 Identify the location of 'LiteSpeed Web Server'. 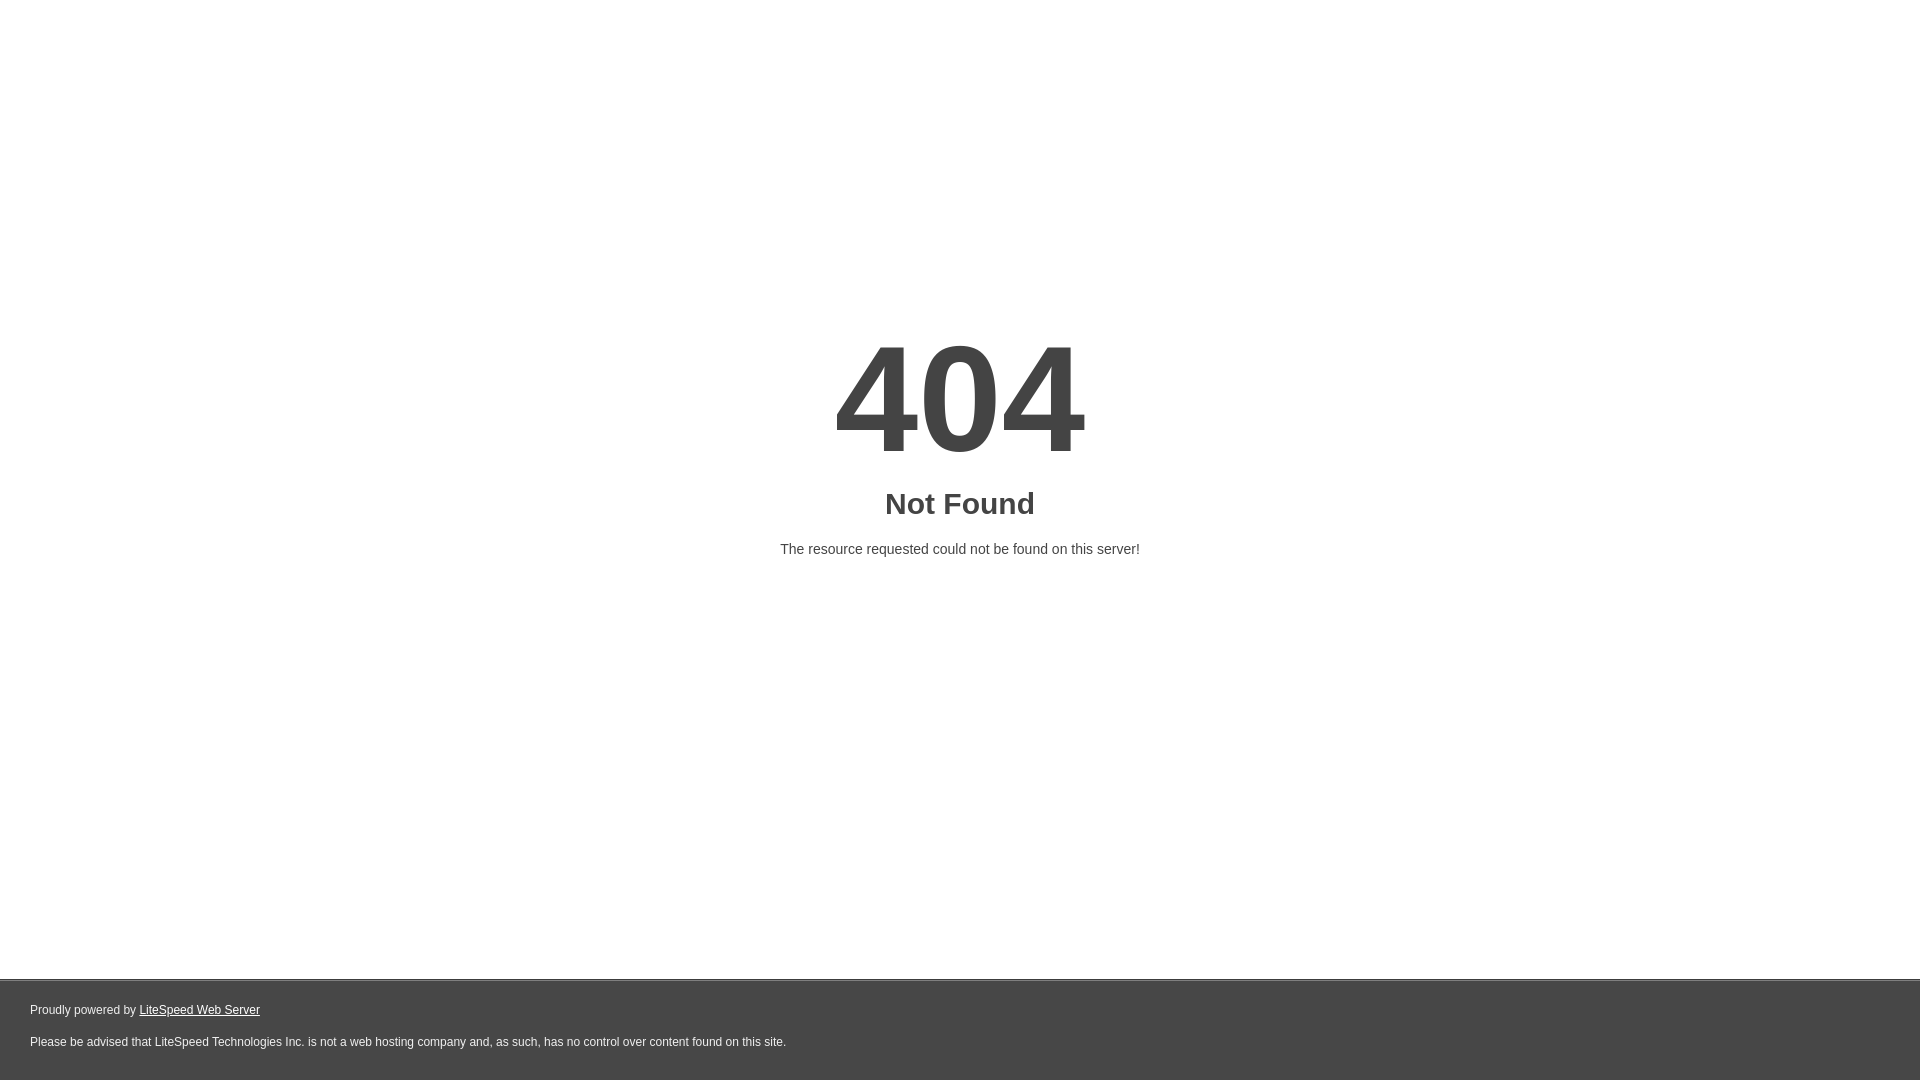
(199, 1010).